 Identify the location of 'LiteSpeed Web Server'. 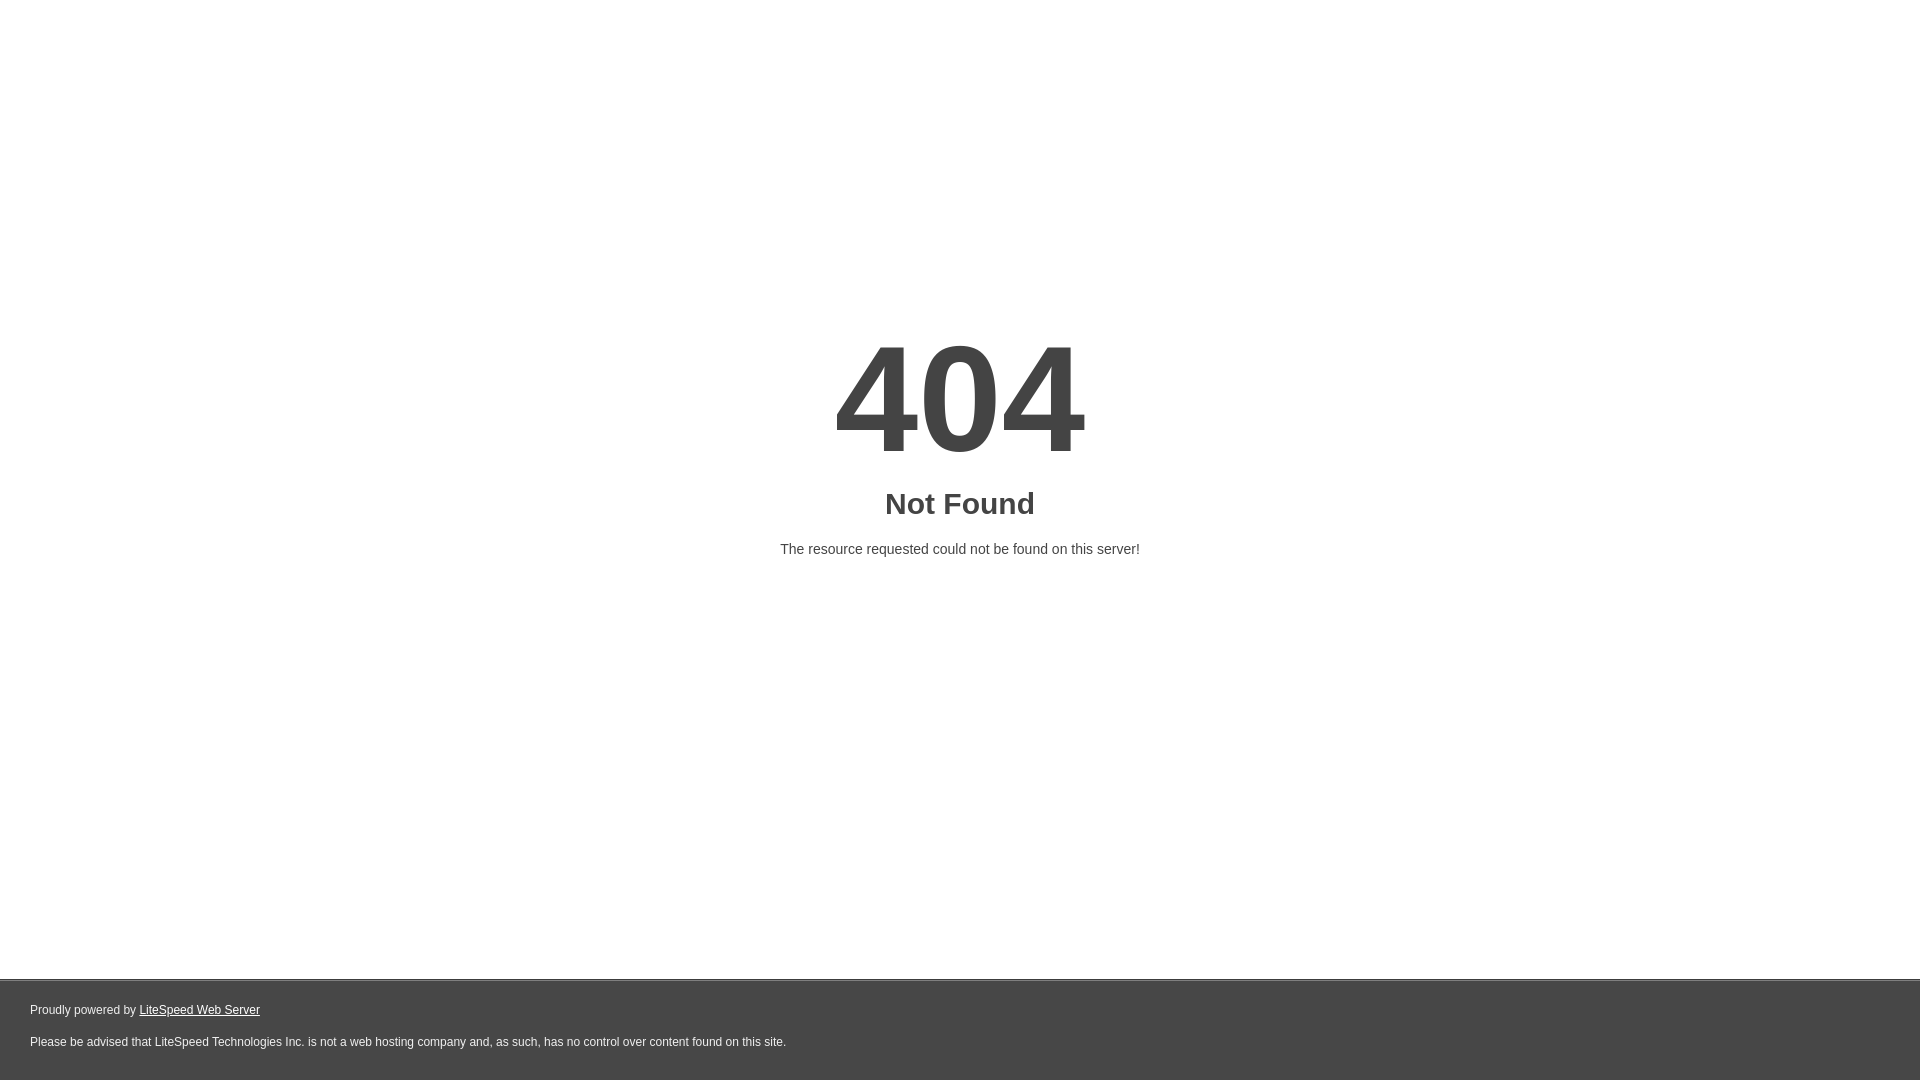
(199, 1010).